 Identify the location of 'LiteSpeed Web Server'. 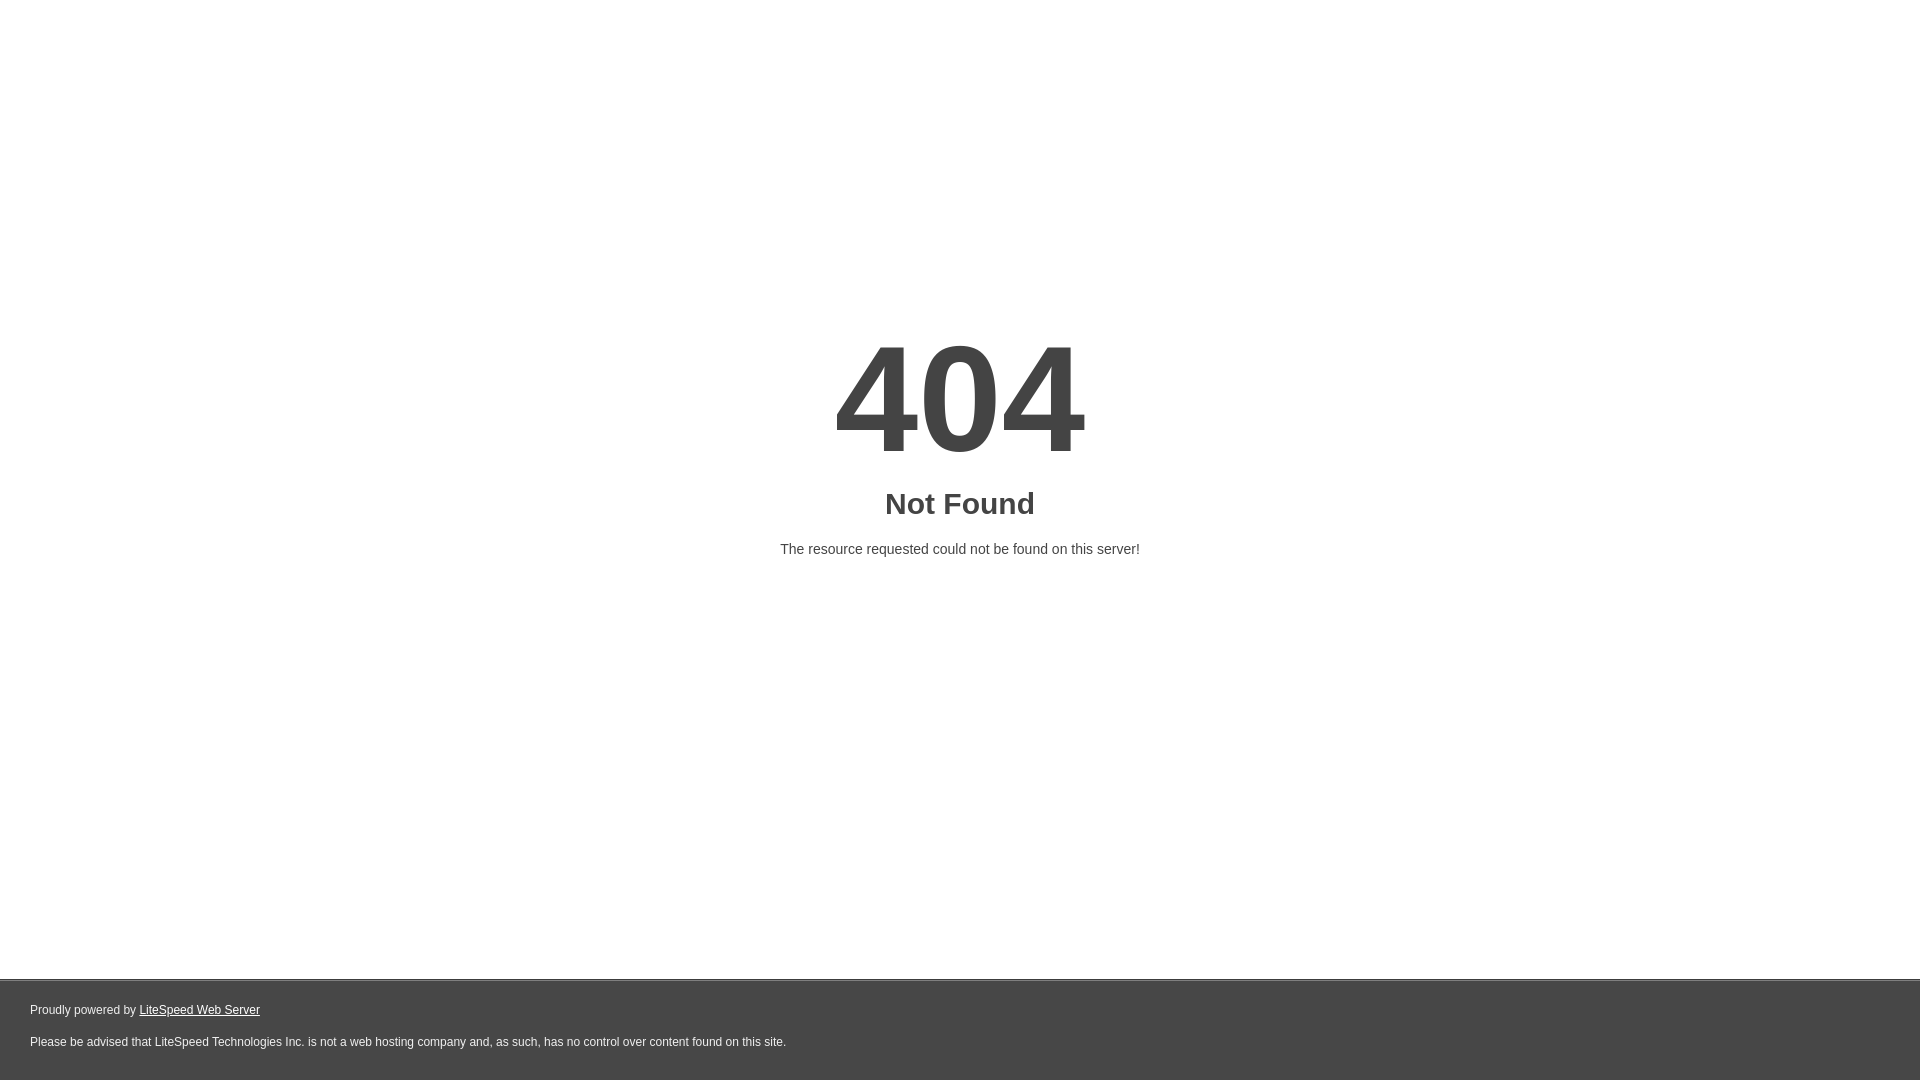
(199, 1010).